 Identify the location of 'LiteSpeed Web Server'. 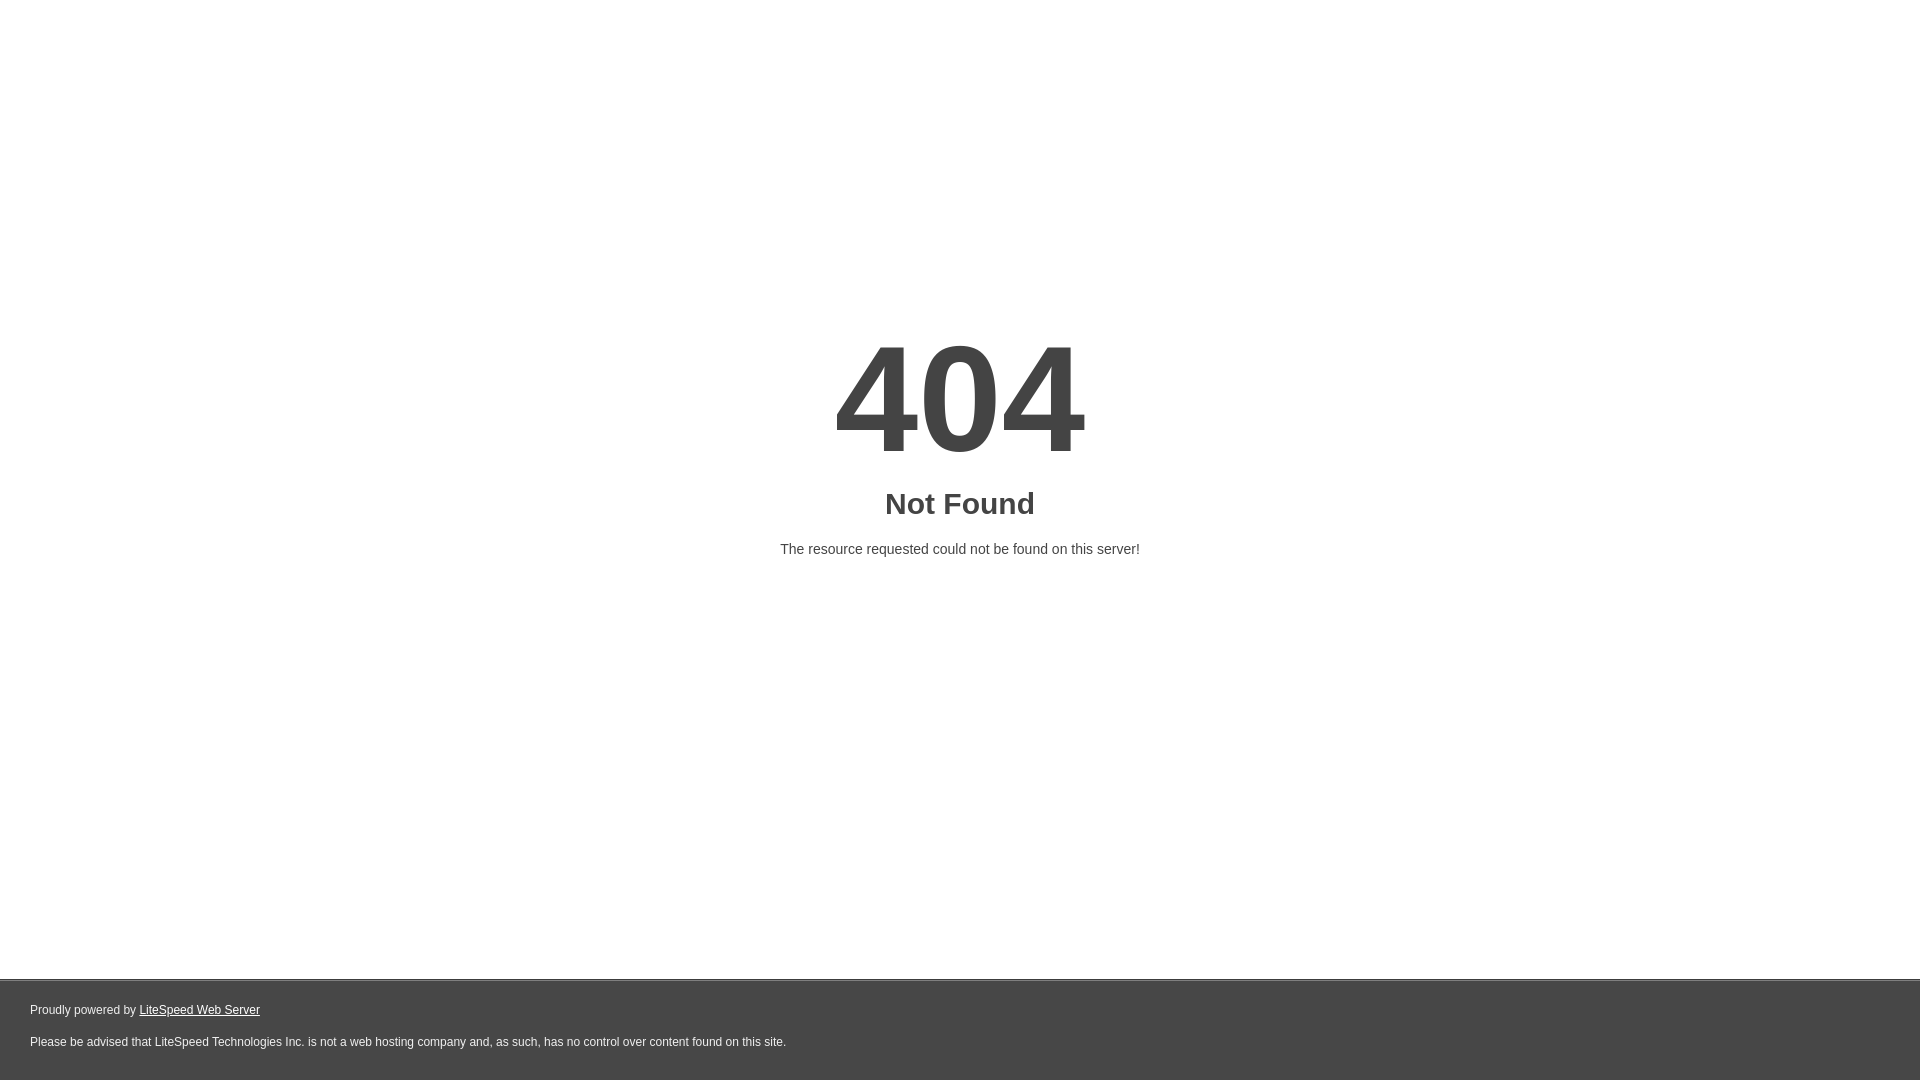
(199, 1010).